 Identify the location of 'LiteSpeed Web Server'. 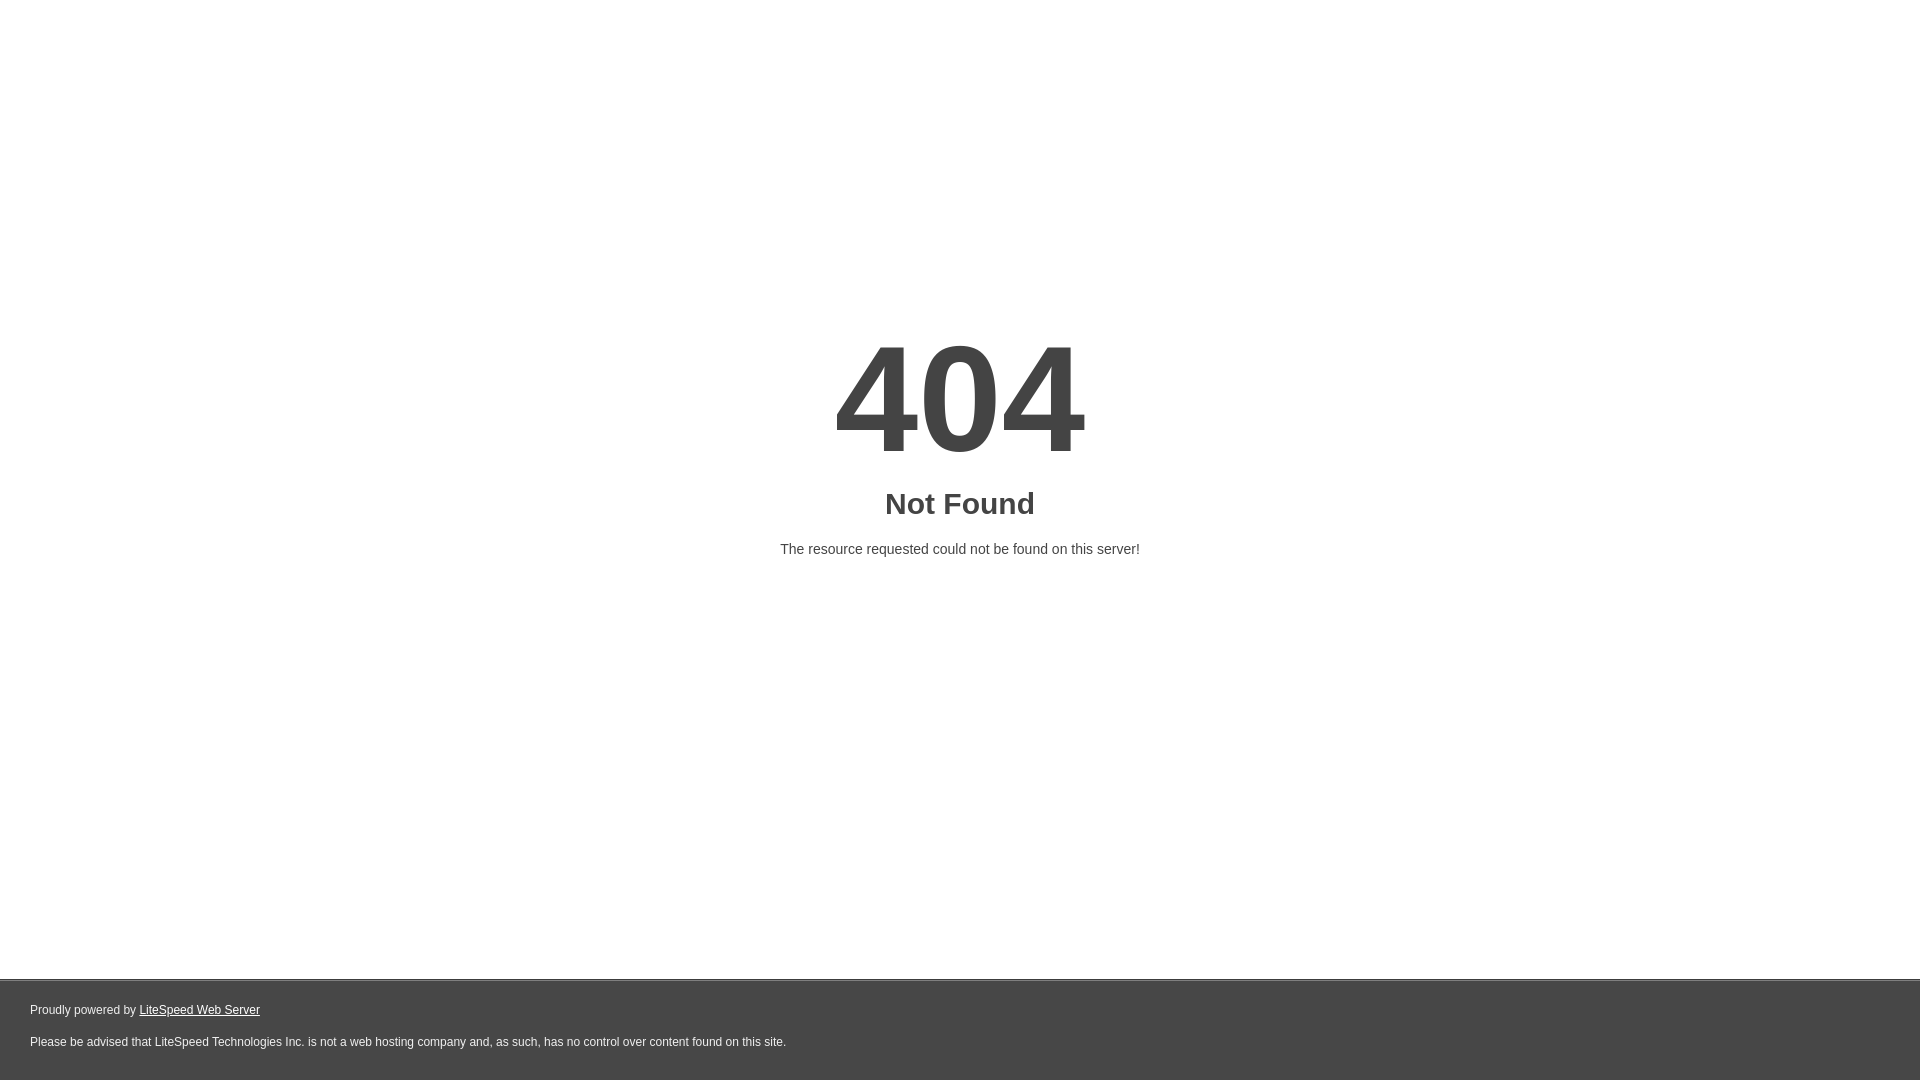
(199, 1010).